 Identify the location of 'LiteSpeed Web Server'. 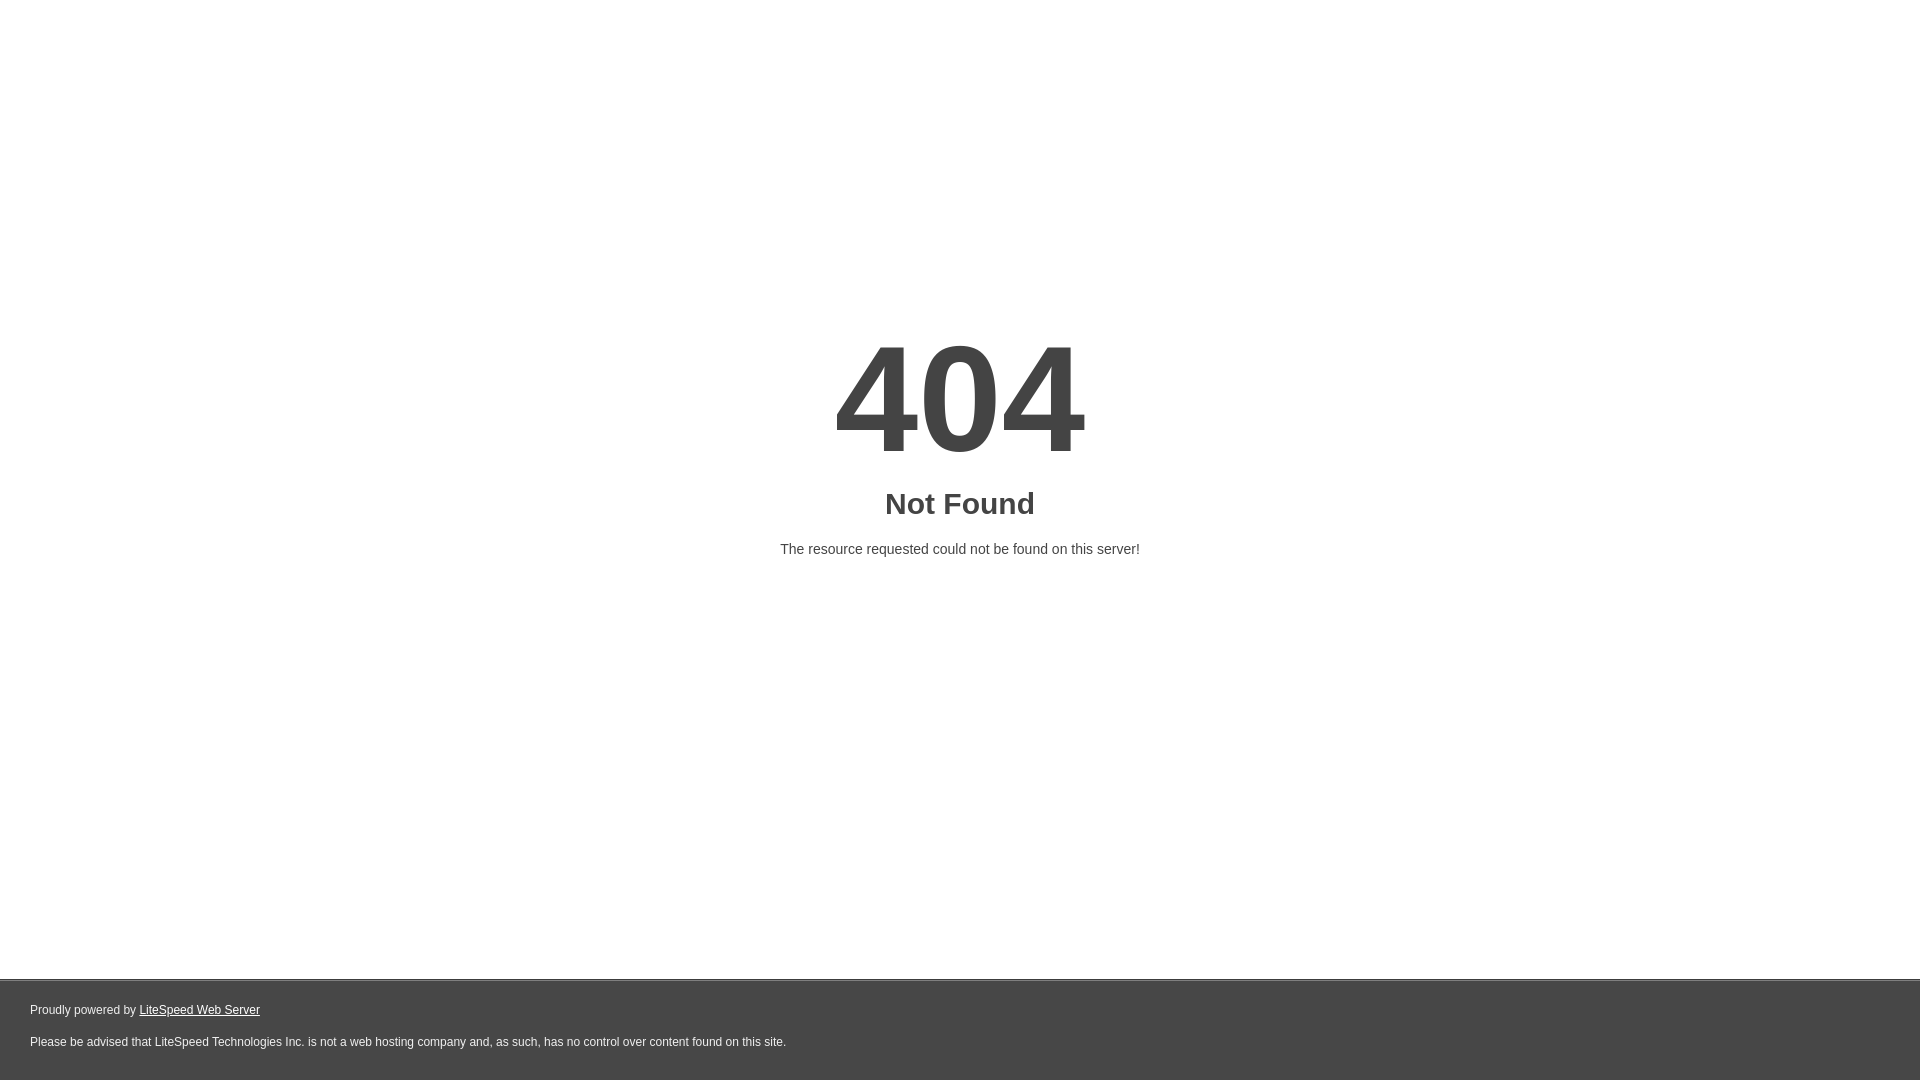
(199, 1010).